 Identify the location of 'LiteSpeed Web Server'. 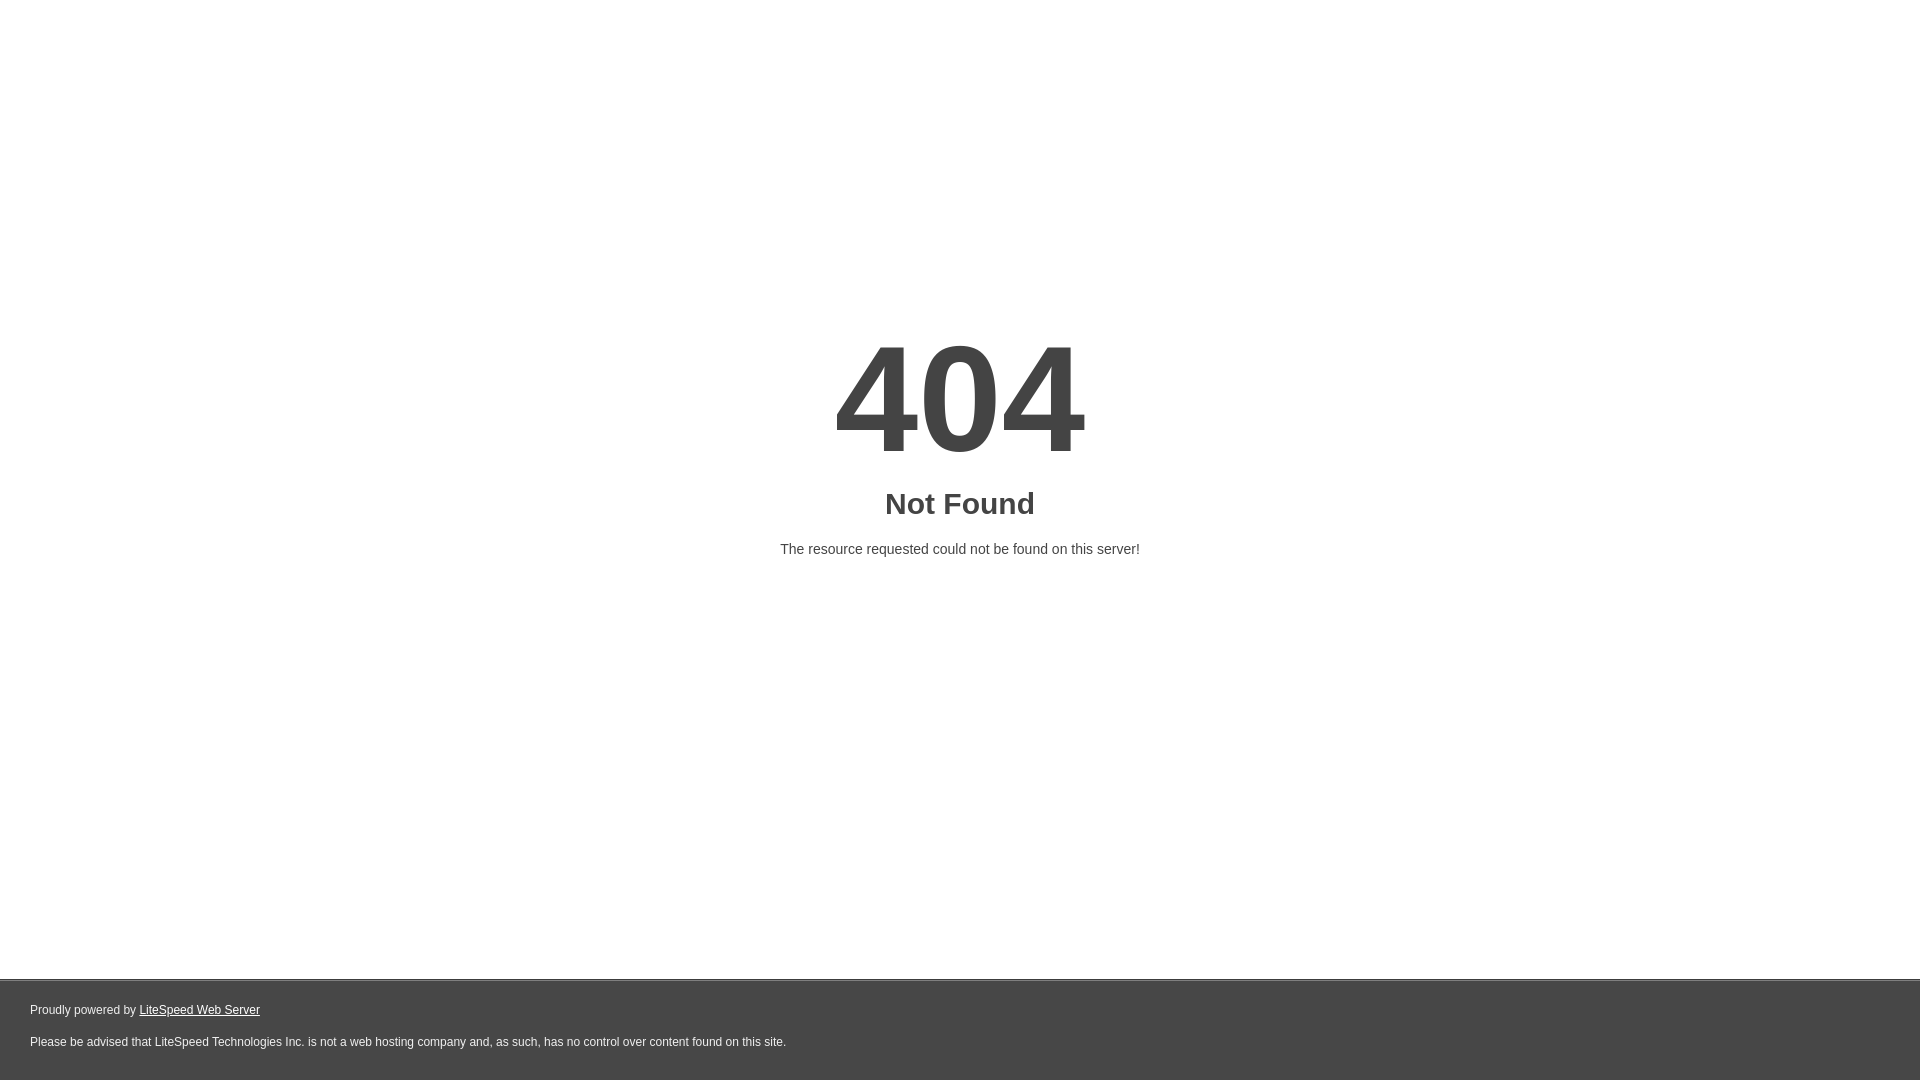
(199, 1010).